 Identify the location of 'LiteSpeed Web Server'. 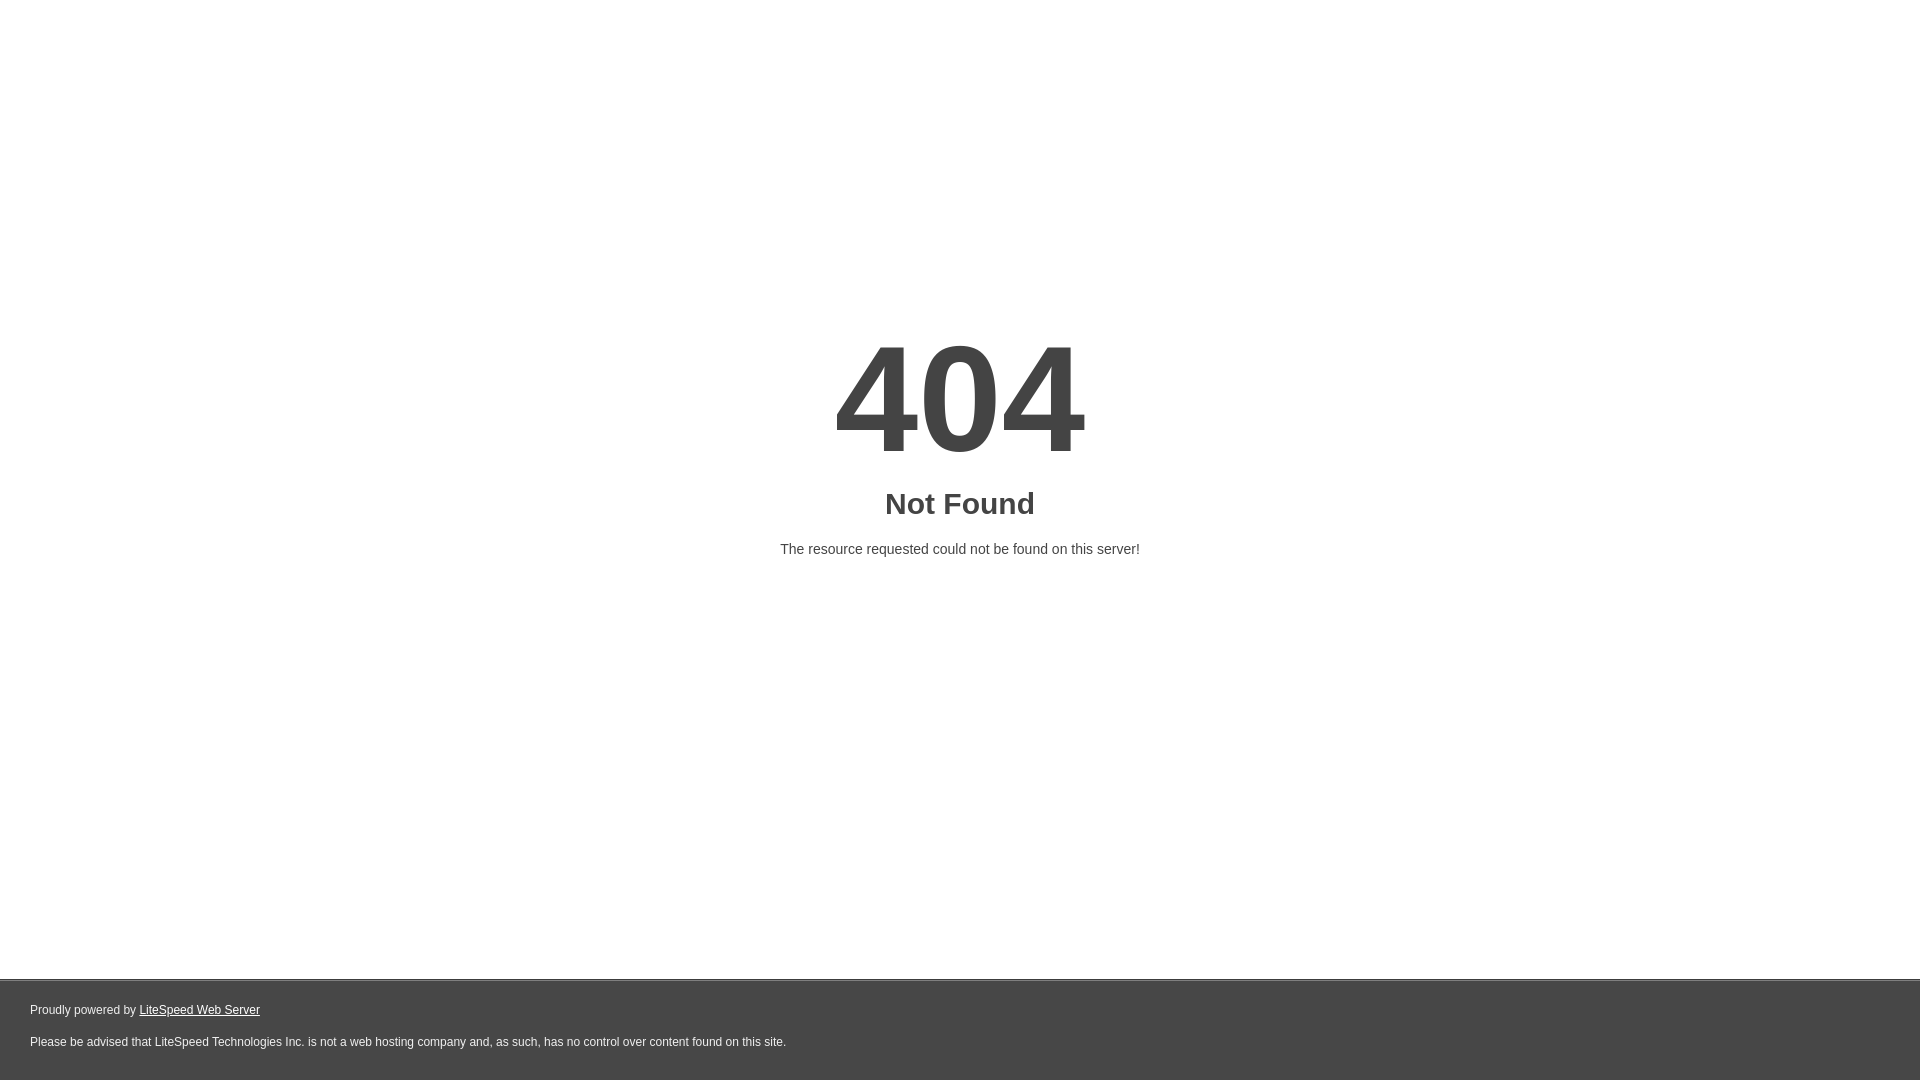
(199, 1010).